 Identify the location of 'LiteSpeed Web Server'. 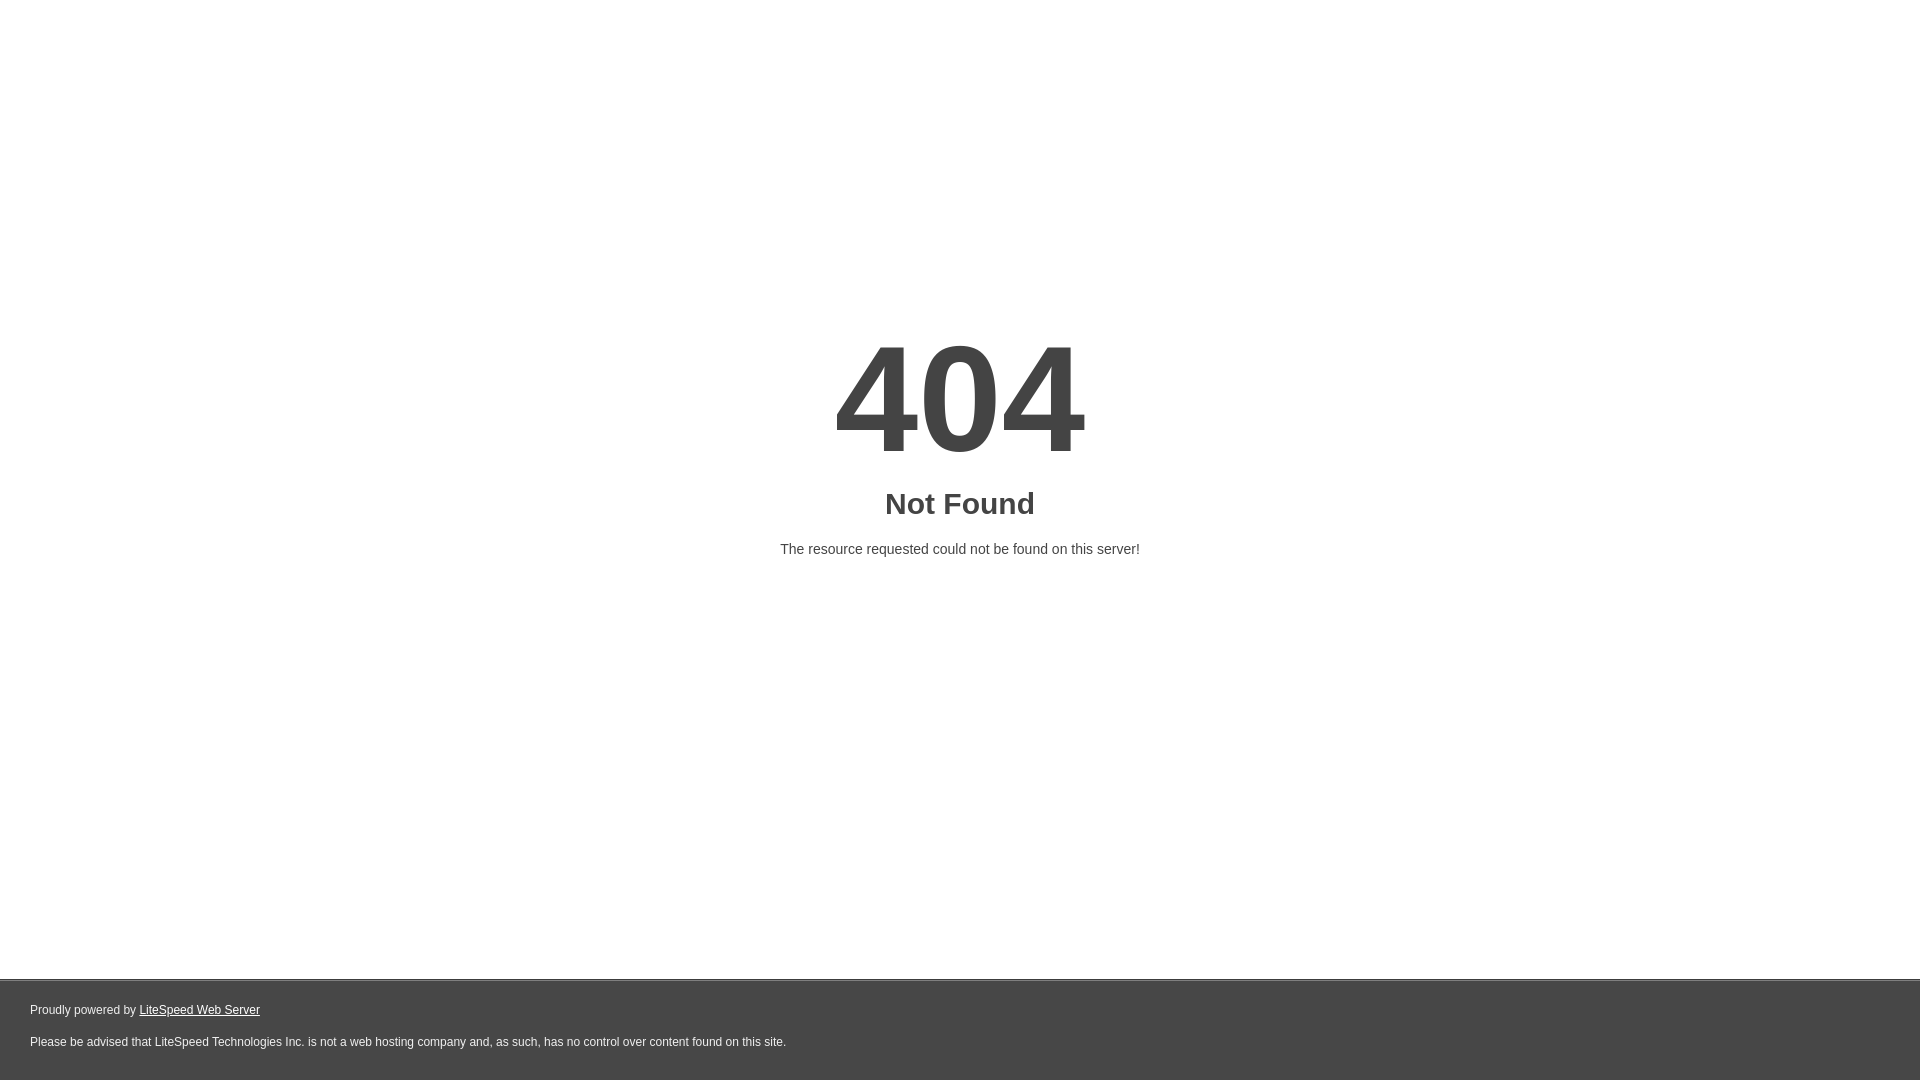
(199, 1010).